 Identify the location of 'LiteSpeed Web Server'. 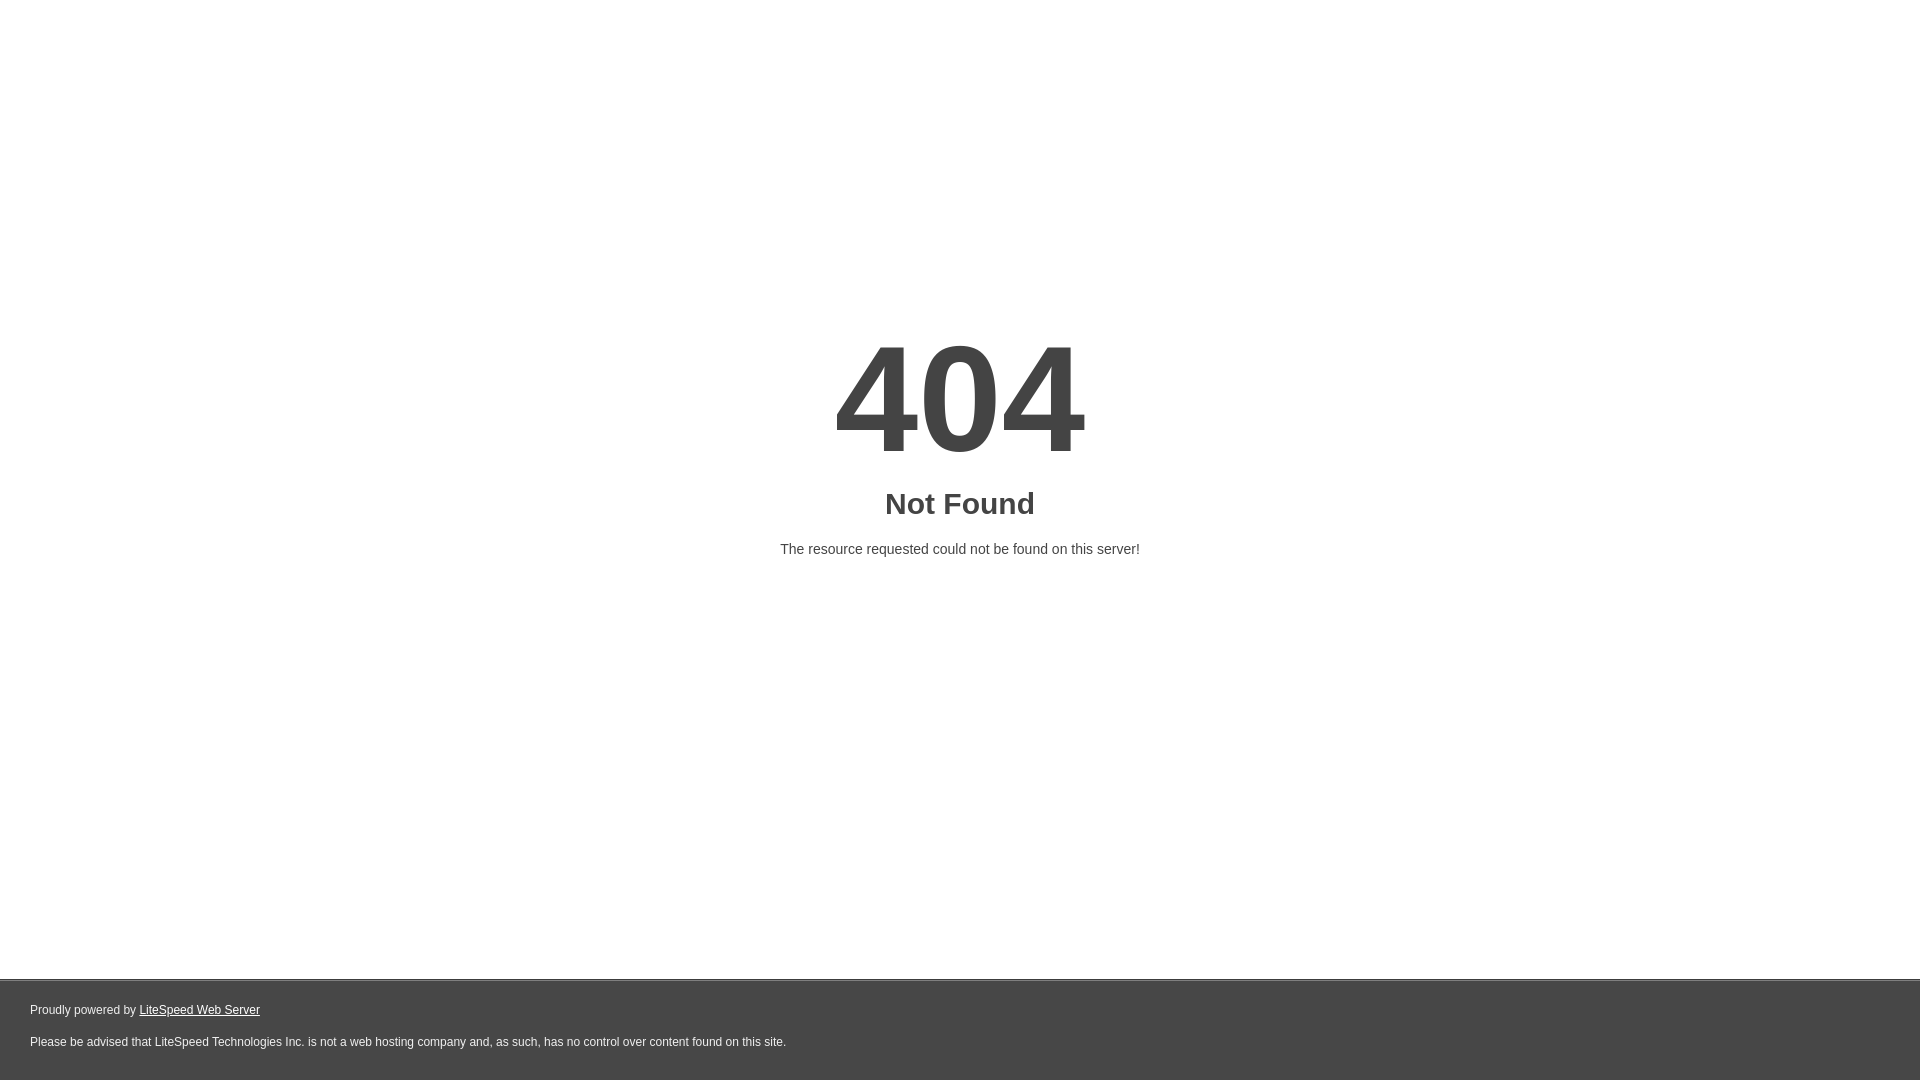
(199, 1010).